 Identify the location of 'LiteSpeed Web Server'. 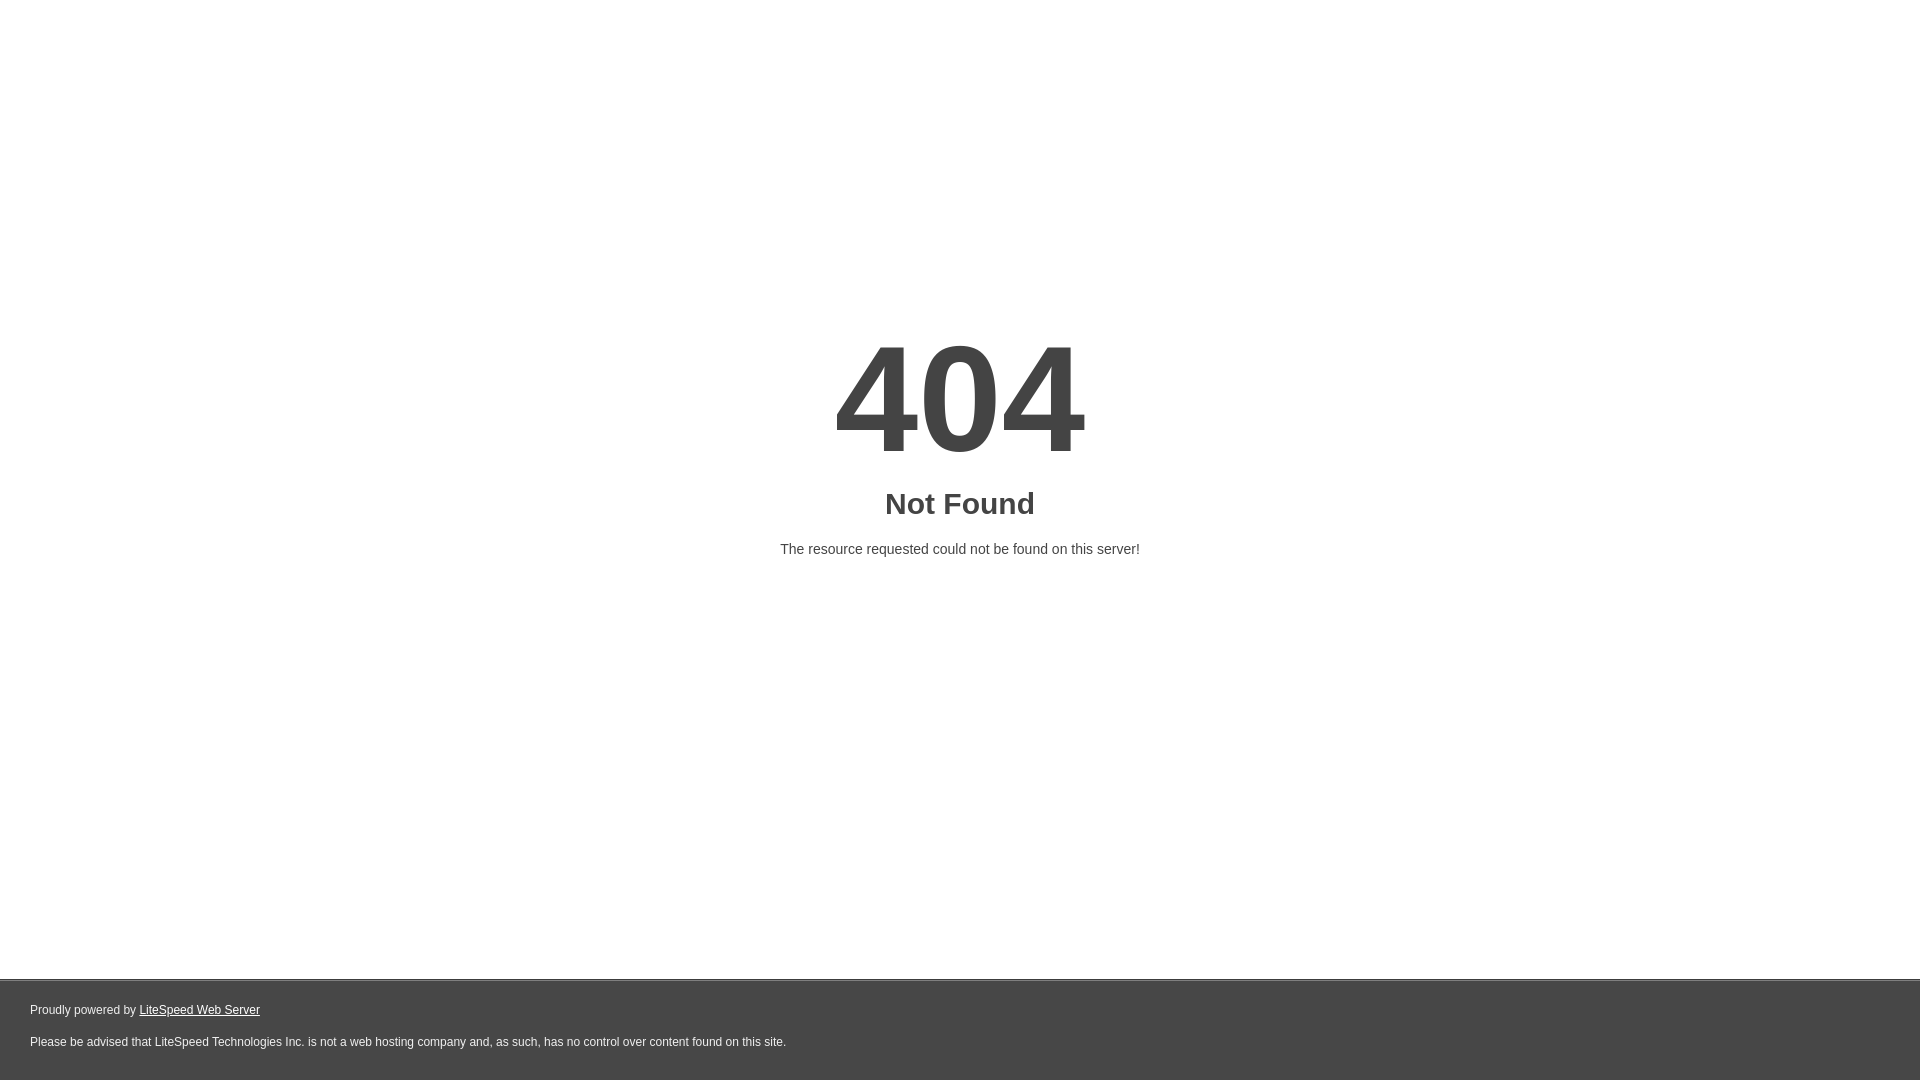
(199, 1010).